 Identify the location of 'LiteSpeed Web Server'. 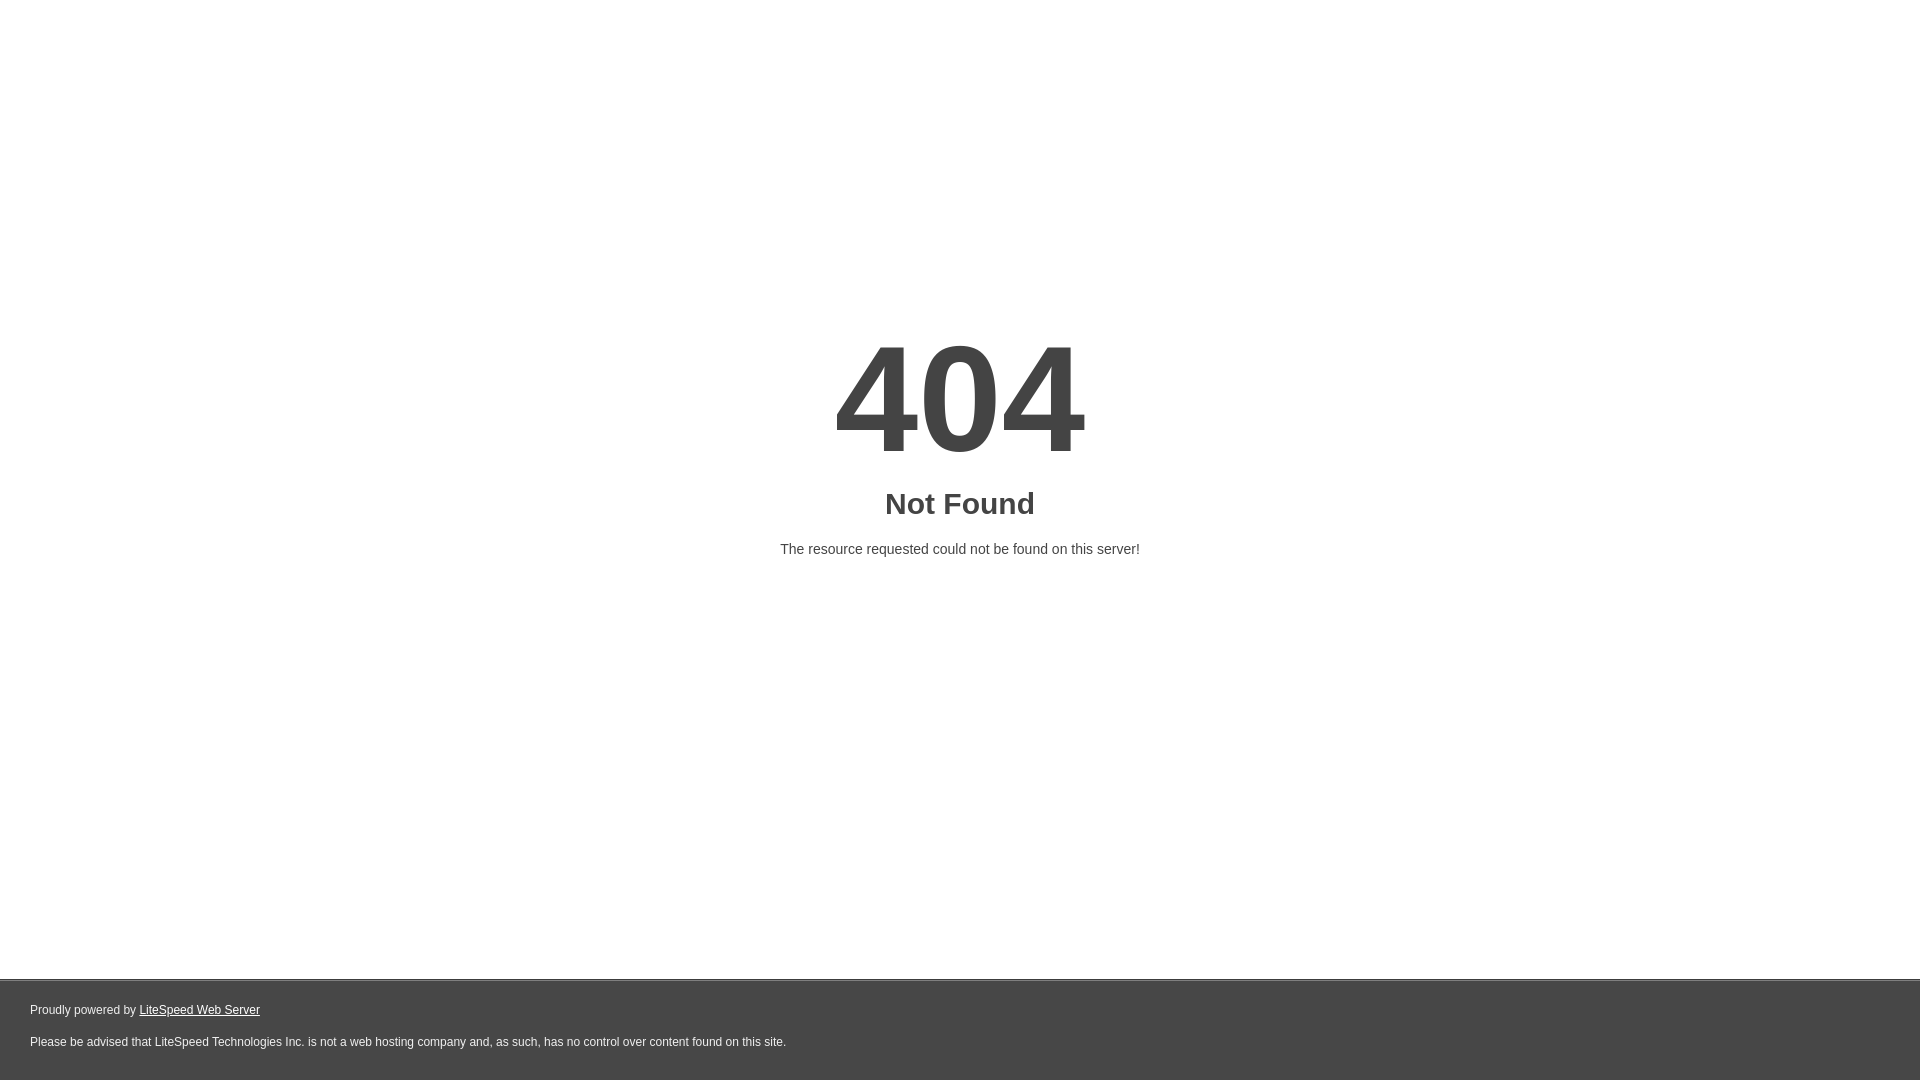
(199, 1010).